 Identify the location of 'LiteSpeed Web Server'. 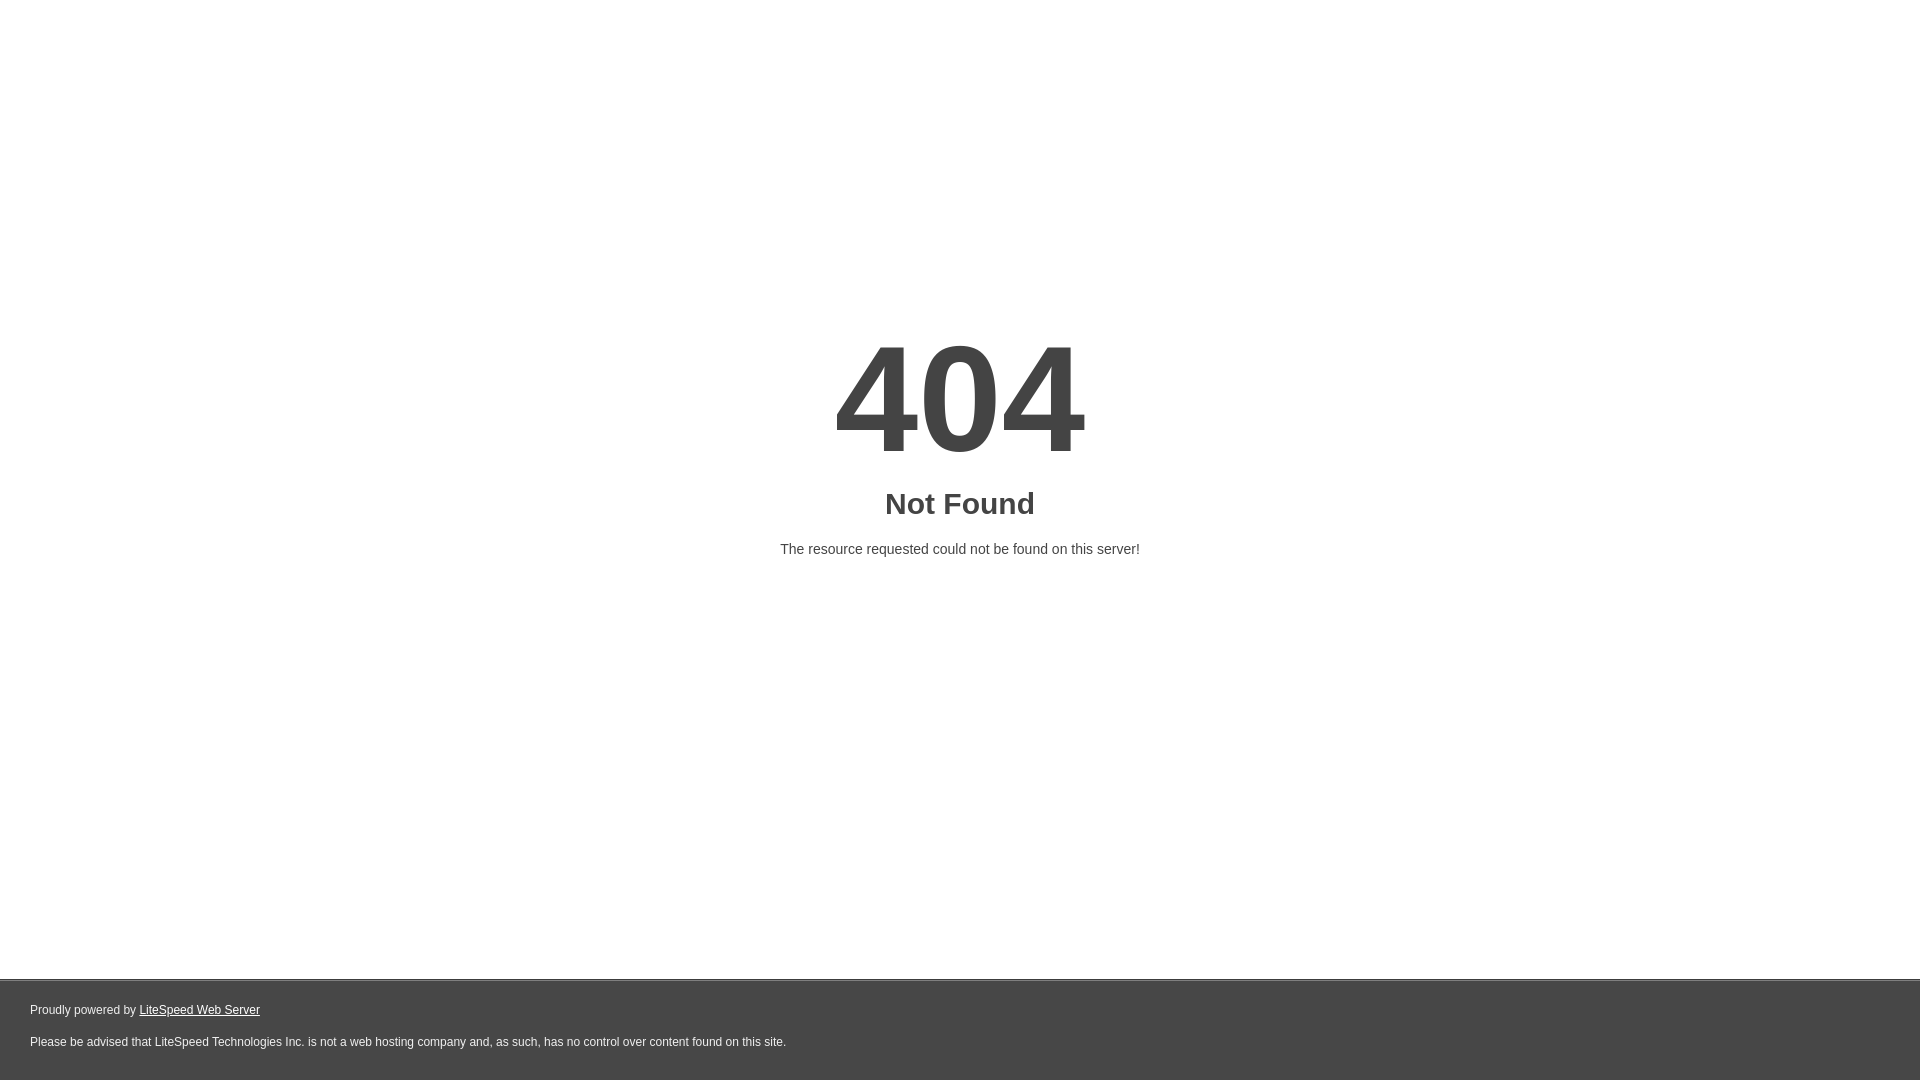
(199, 1010).